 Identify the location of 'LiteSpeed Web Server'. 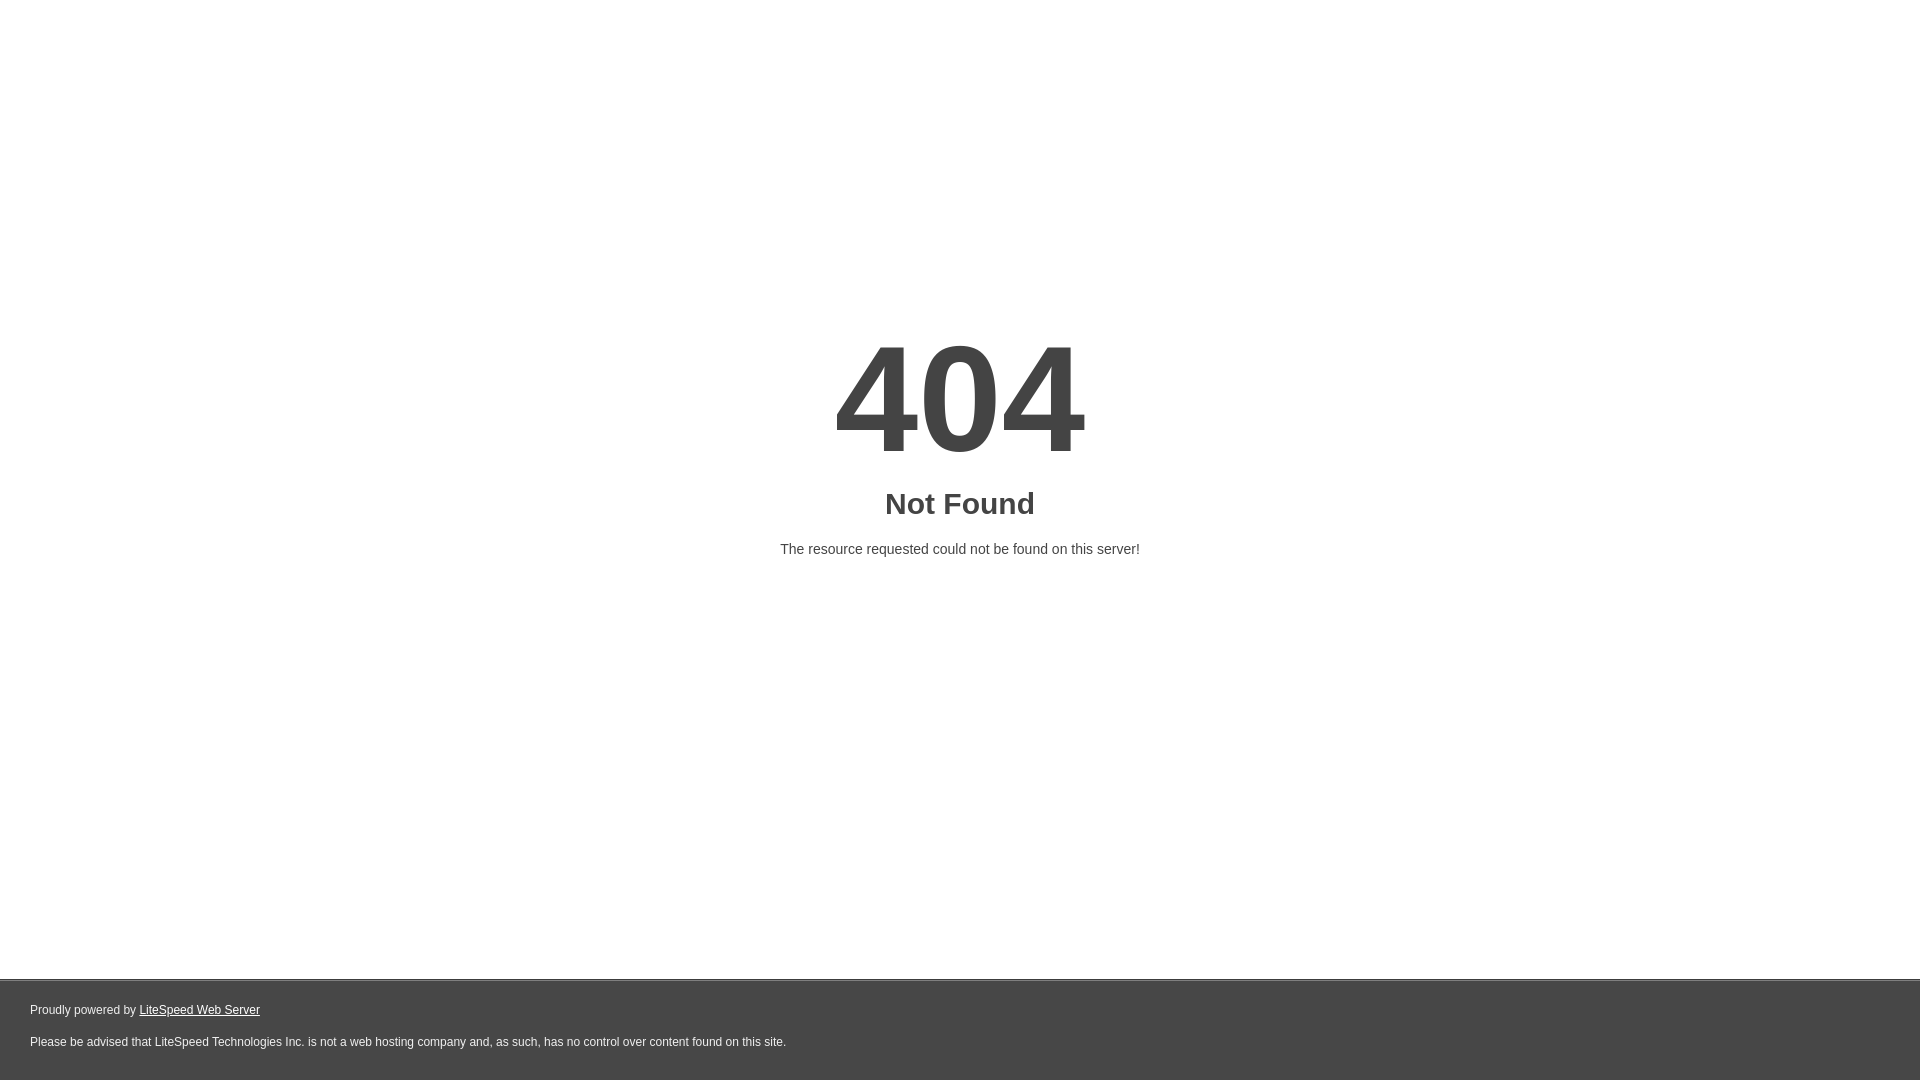
(199, 1010).